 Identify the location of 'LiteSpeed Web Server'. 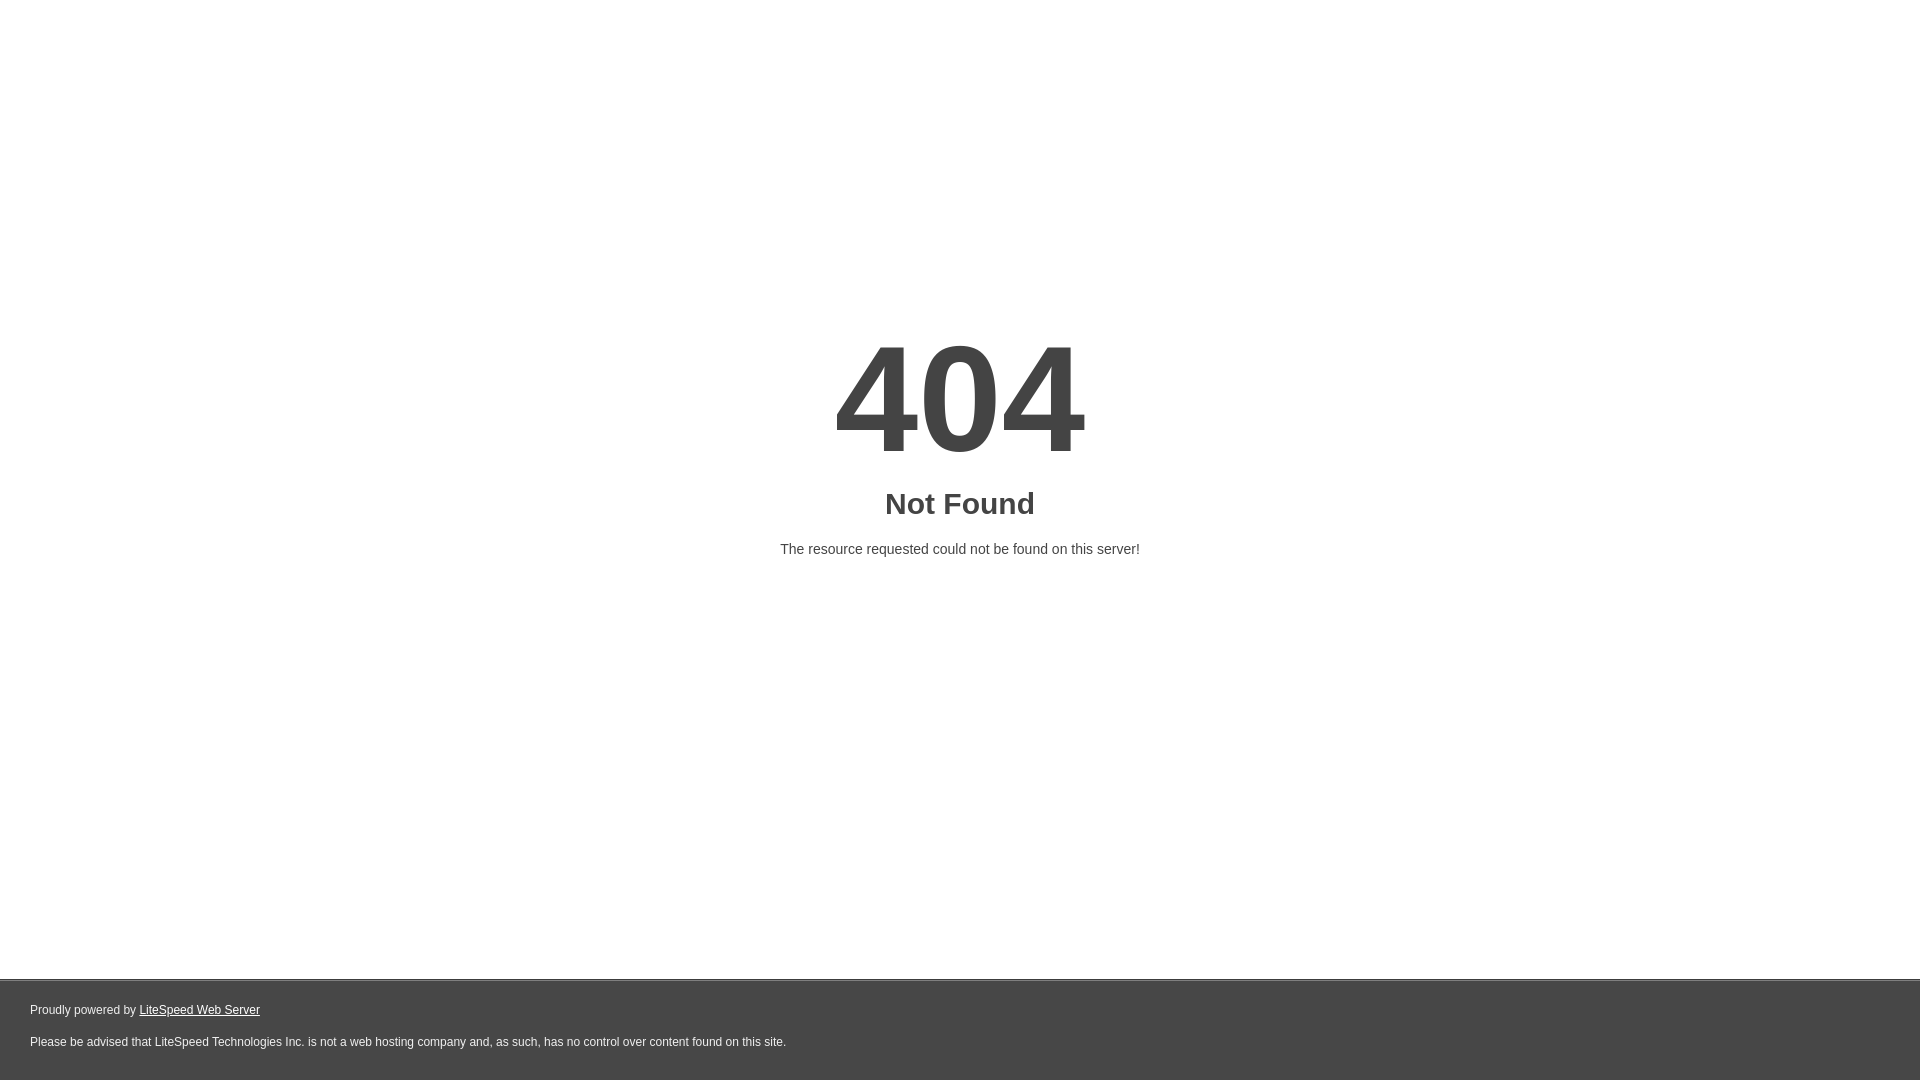
(199, 1010).